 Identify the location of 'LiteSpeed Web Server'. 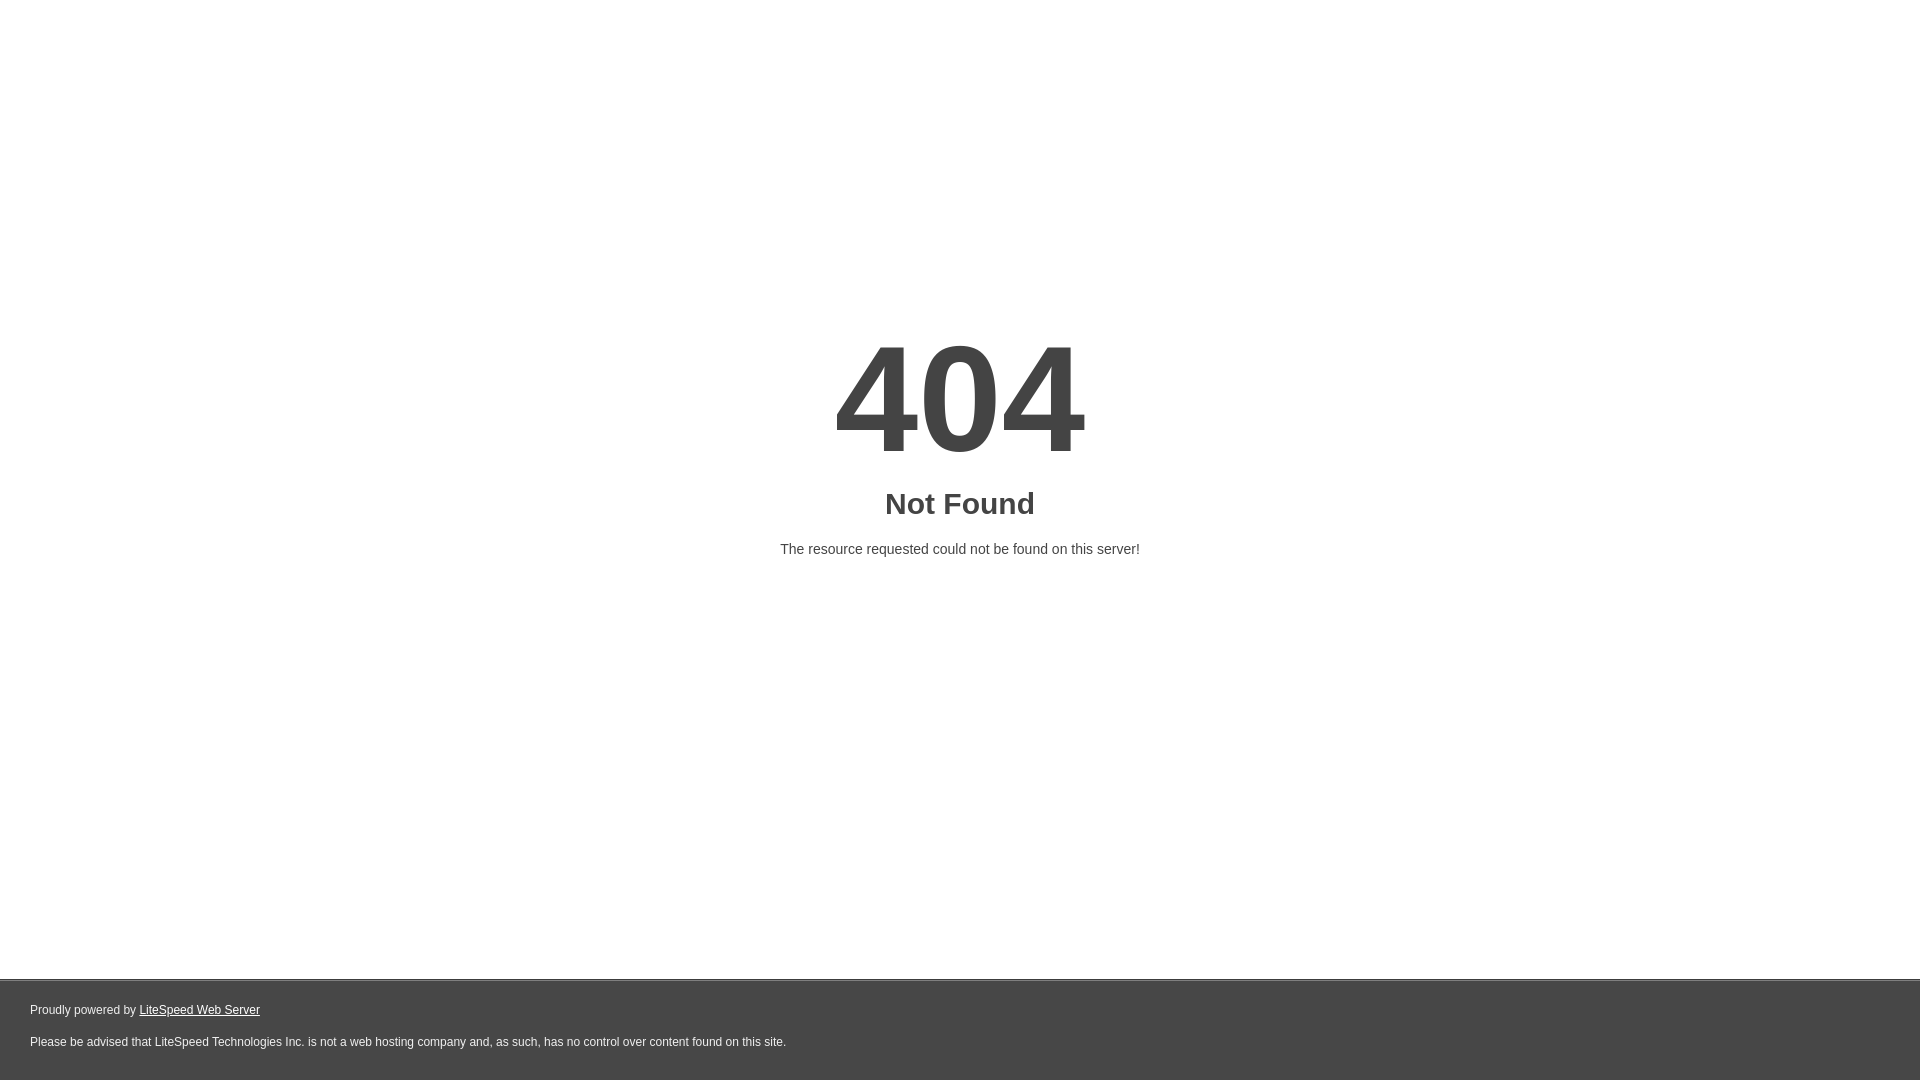
(199, 1010).